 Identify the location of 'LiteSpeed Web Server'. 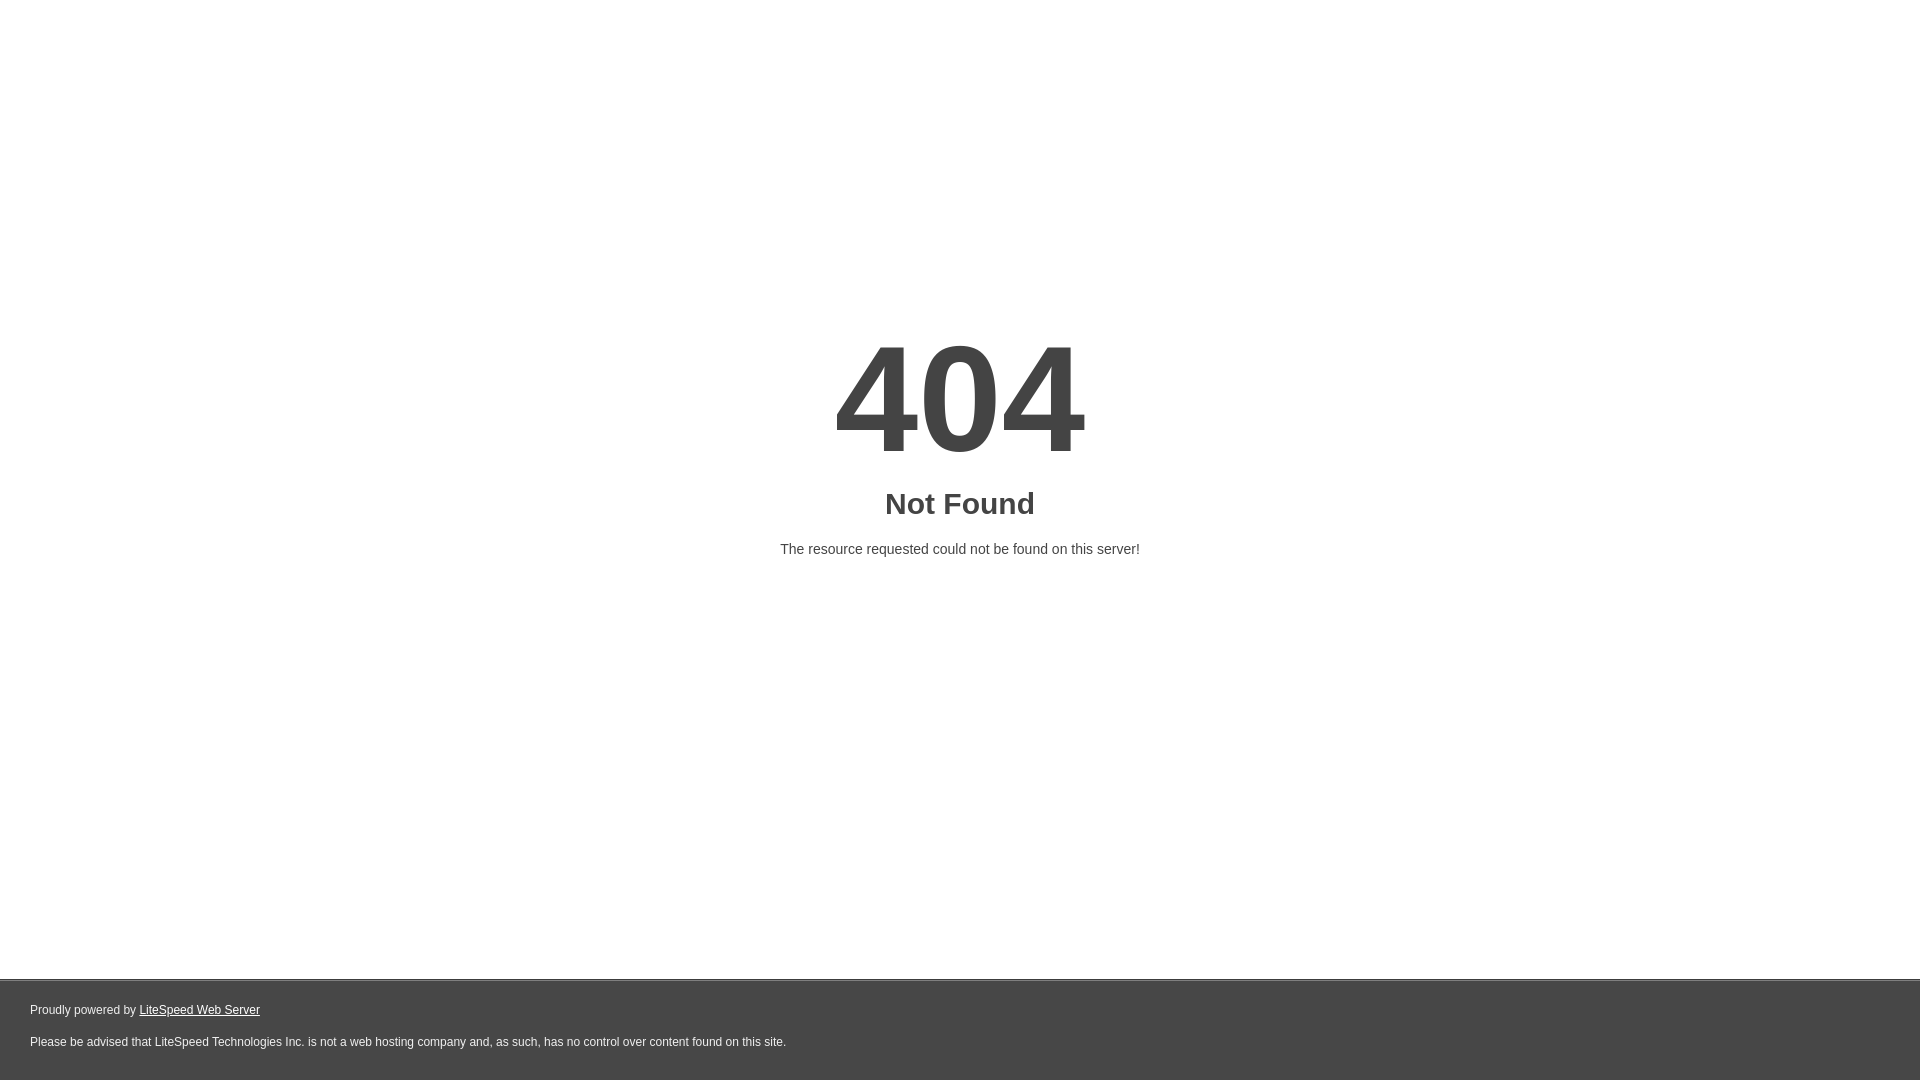
(199, 1010).